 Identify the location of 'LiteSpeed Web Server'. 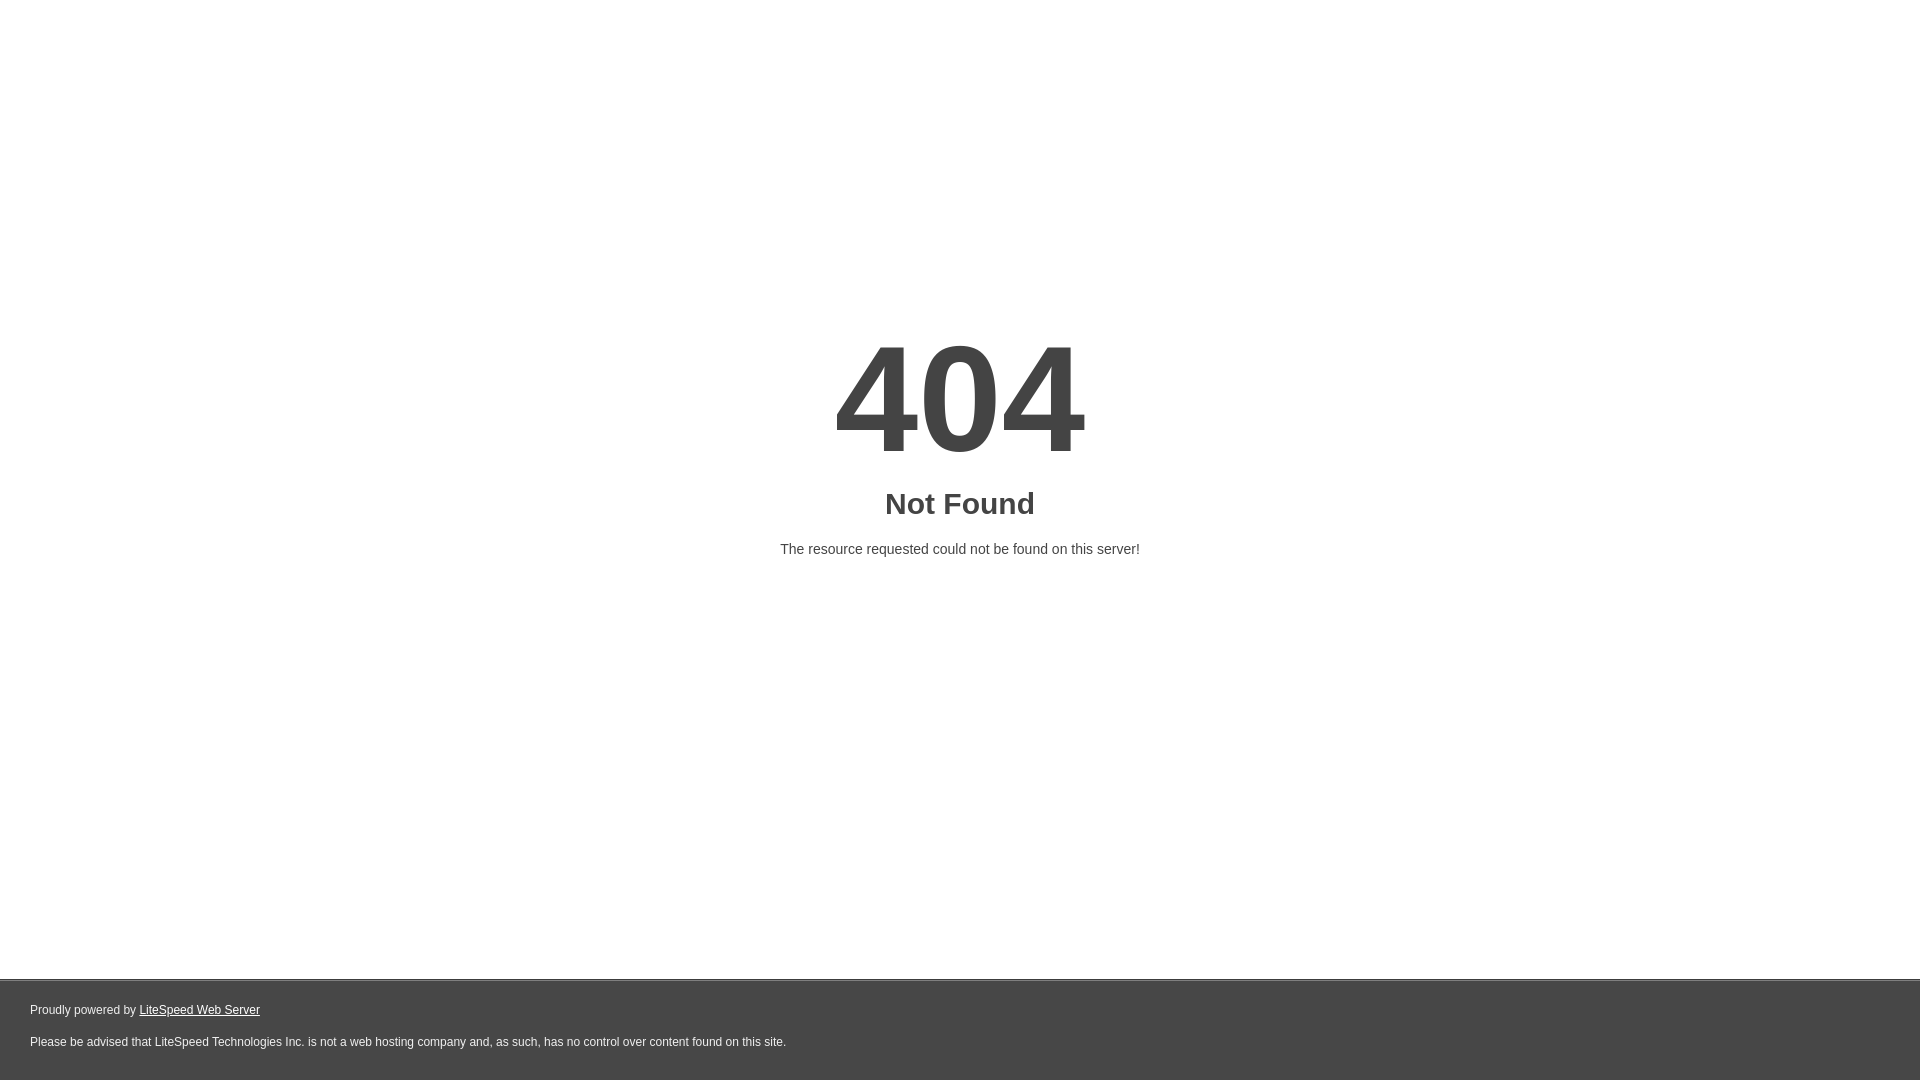
(199, 1010).